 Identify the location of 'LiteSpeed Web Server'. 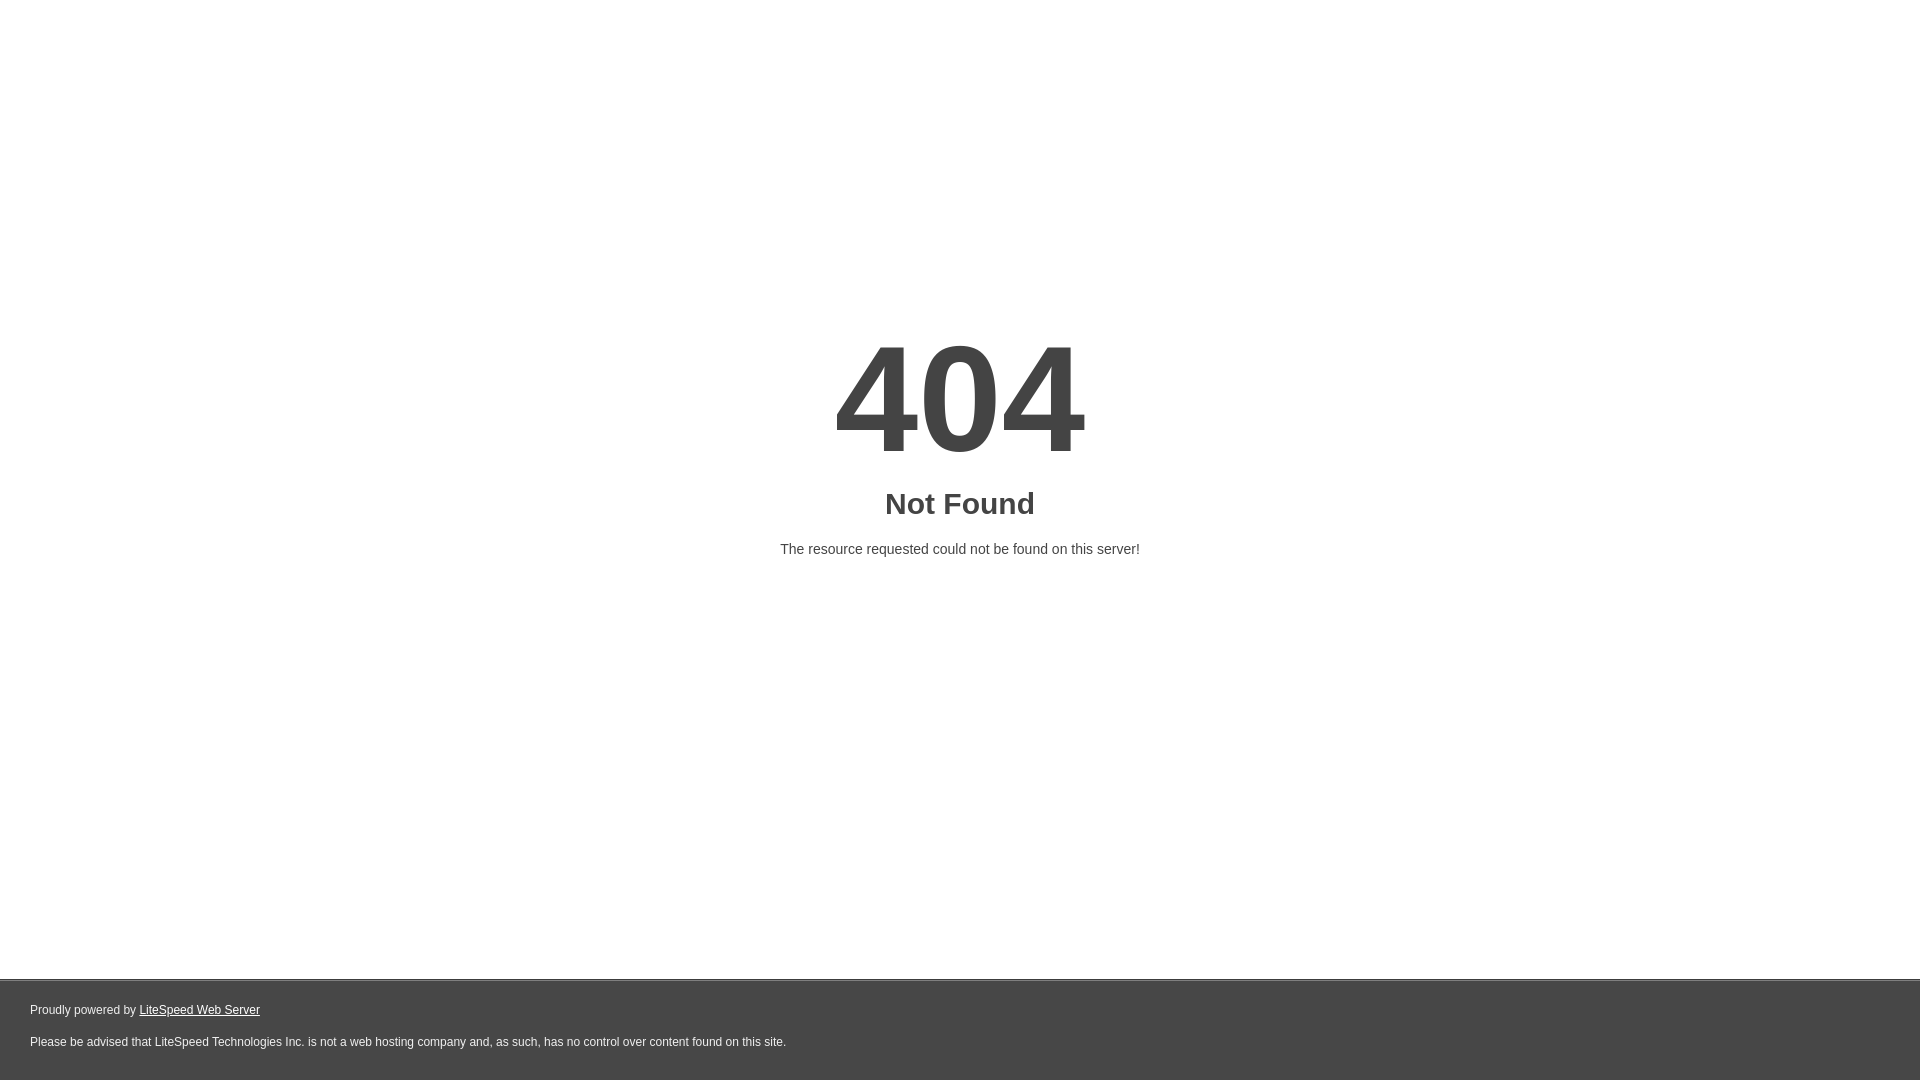
(199, 1010).